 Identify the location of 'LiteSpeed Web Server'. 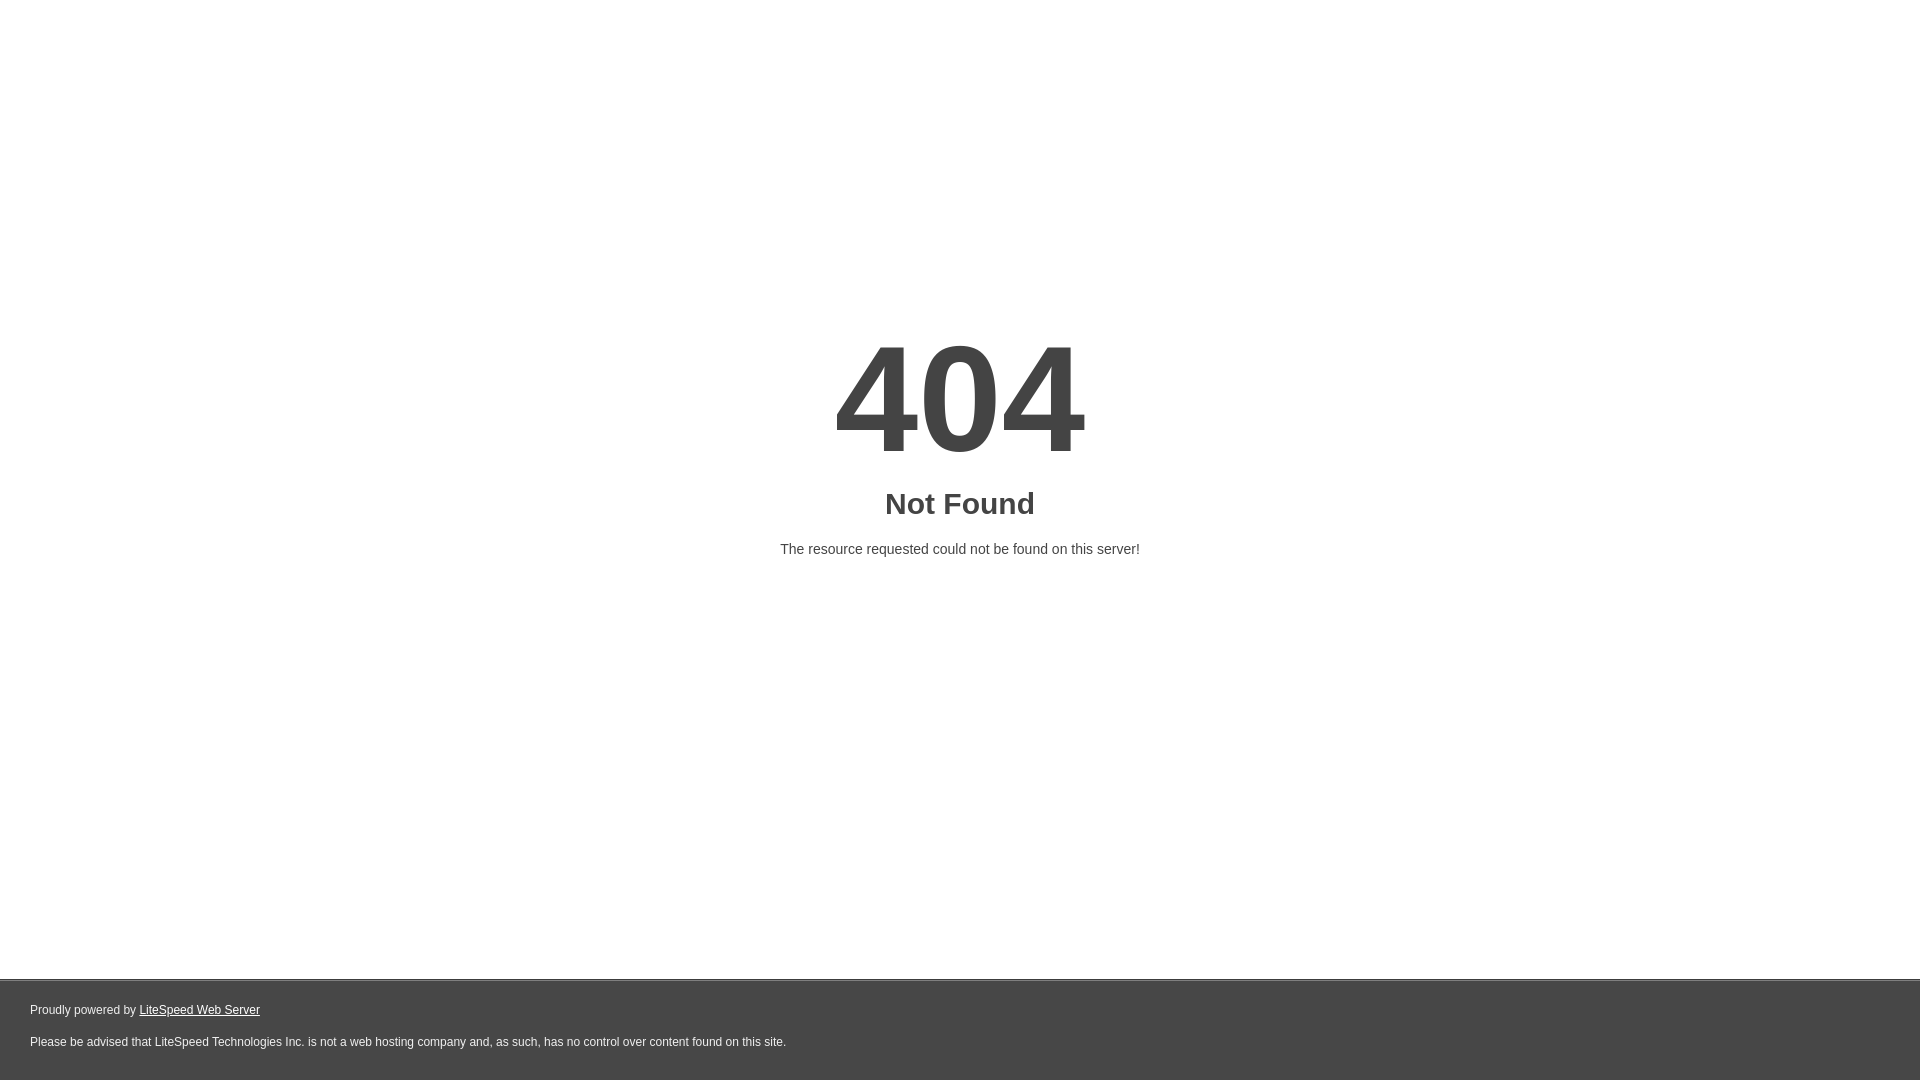
(199, 1010).